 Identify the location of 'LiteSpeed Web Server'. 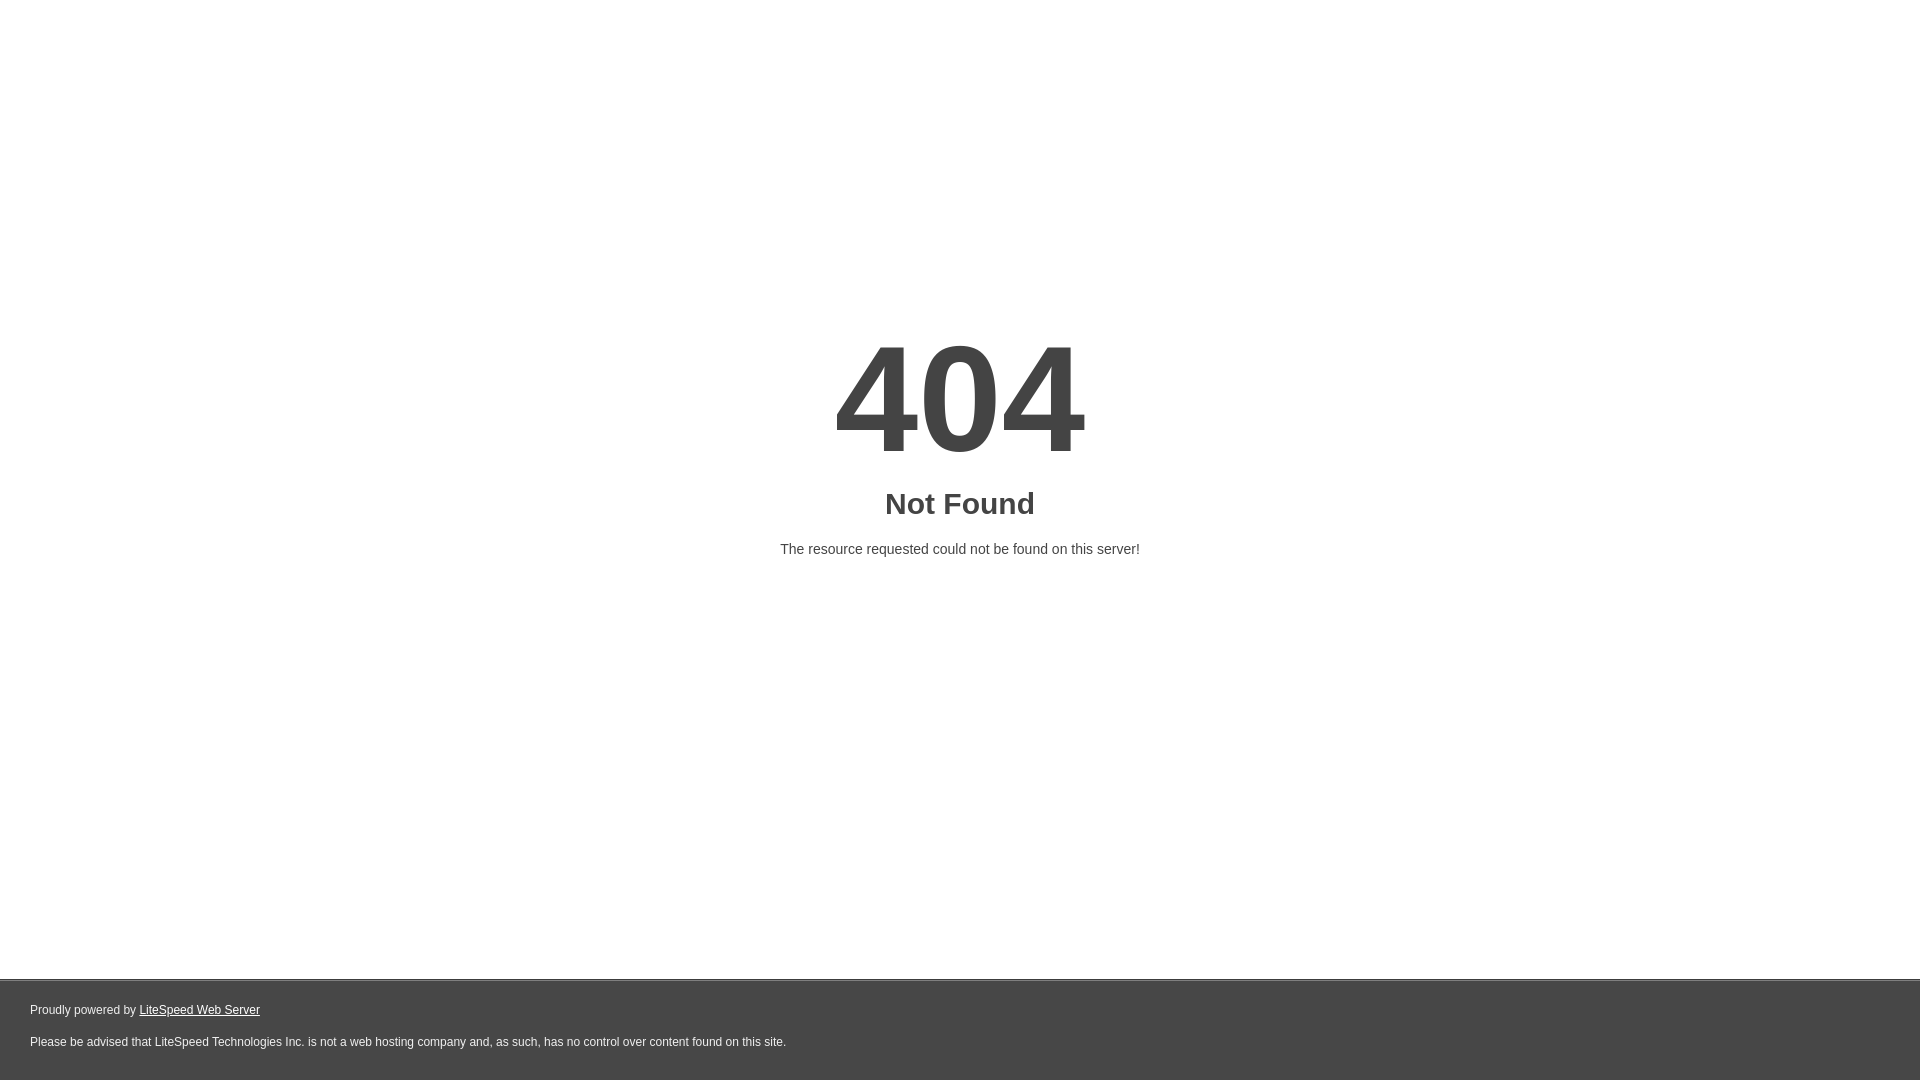
(199, 1010).